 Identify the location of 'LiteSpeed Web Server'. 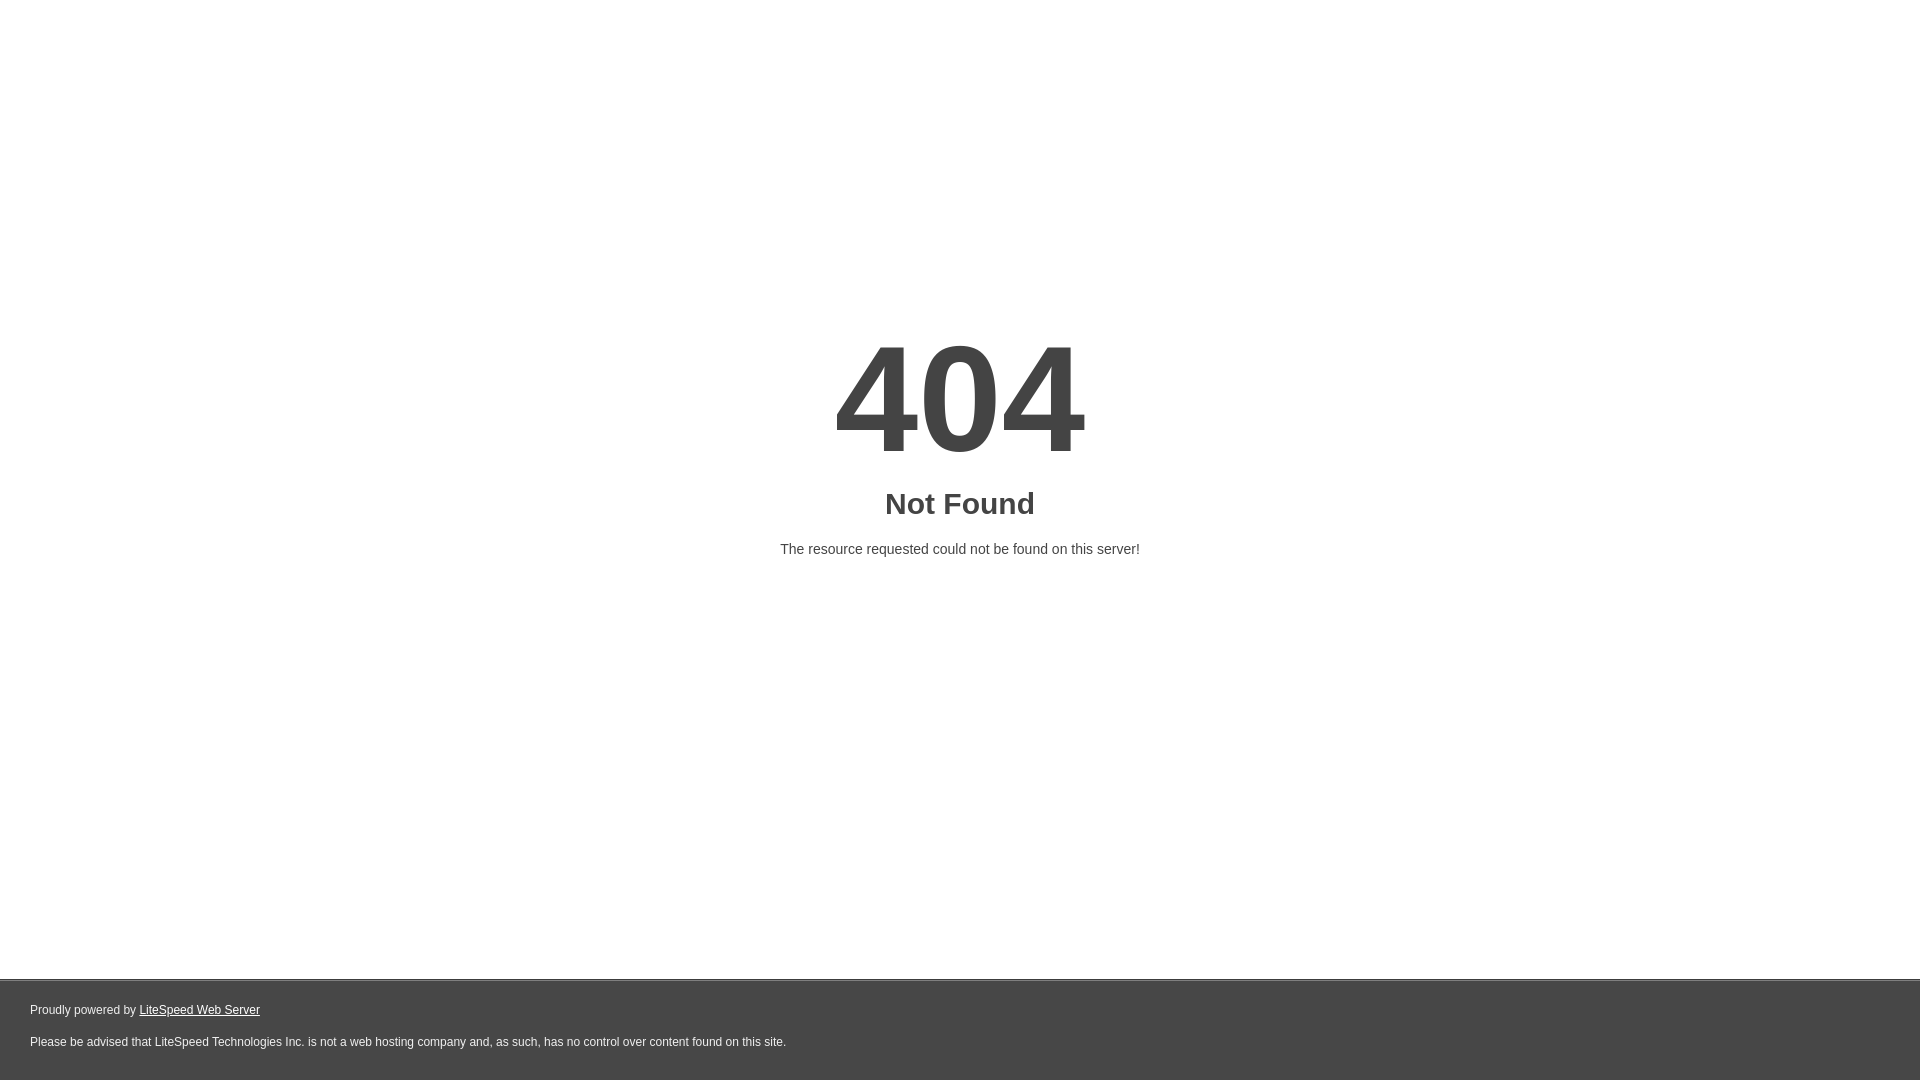
(199, 1010).